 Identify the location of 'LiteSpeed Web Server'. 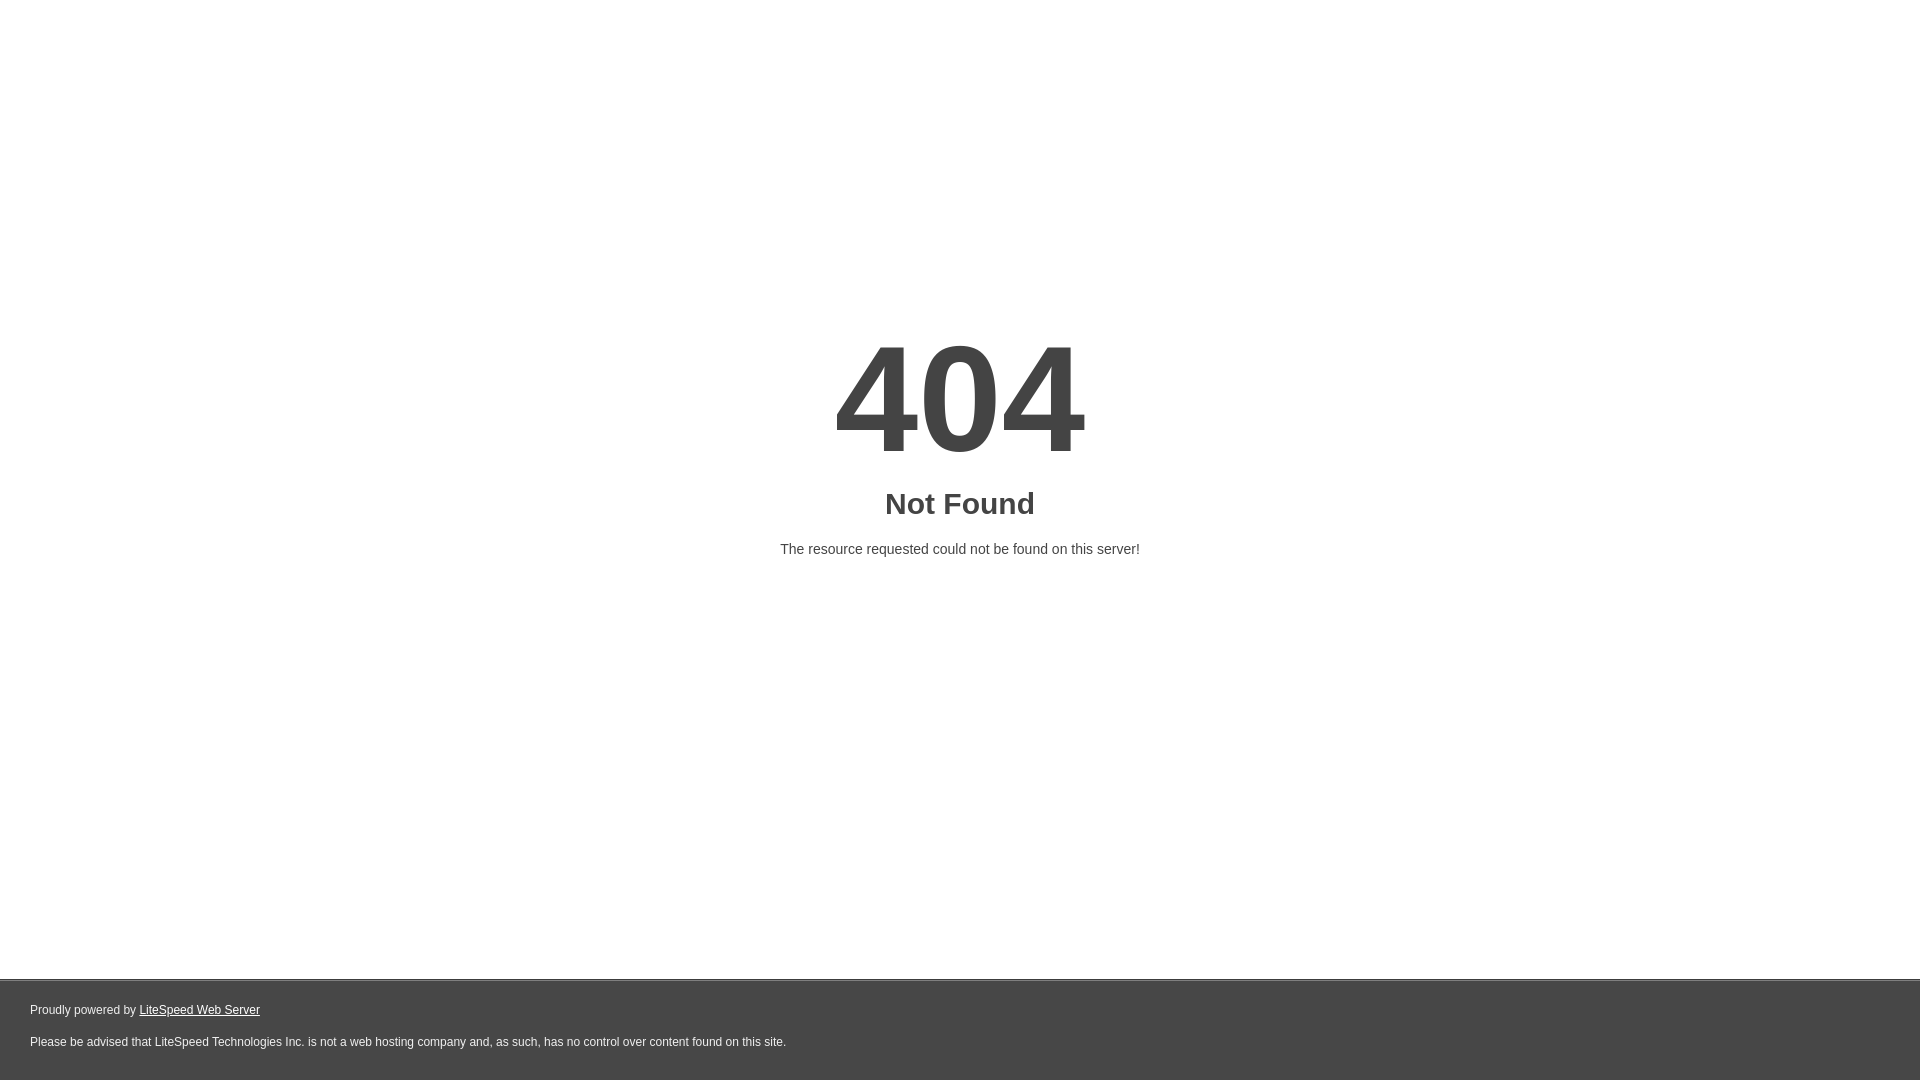
(199, 1010).